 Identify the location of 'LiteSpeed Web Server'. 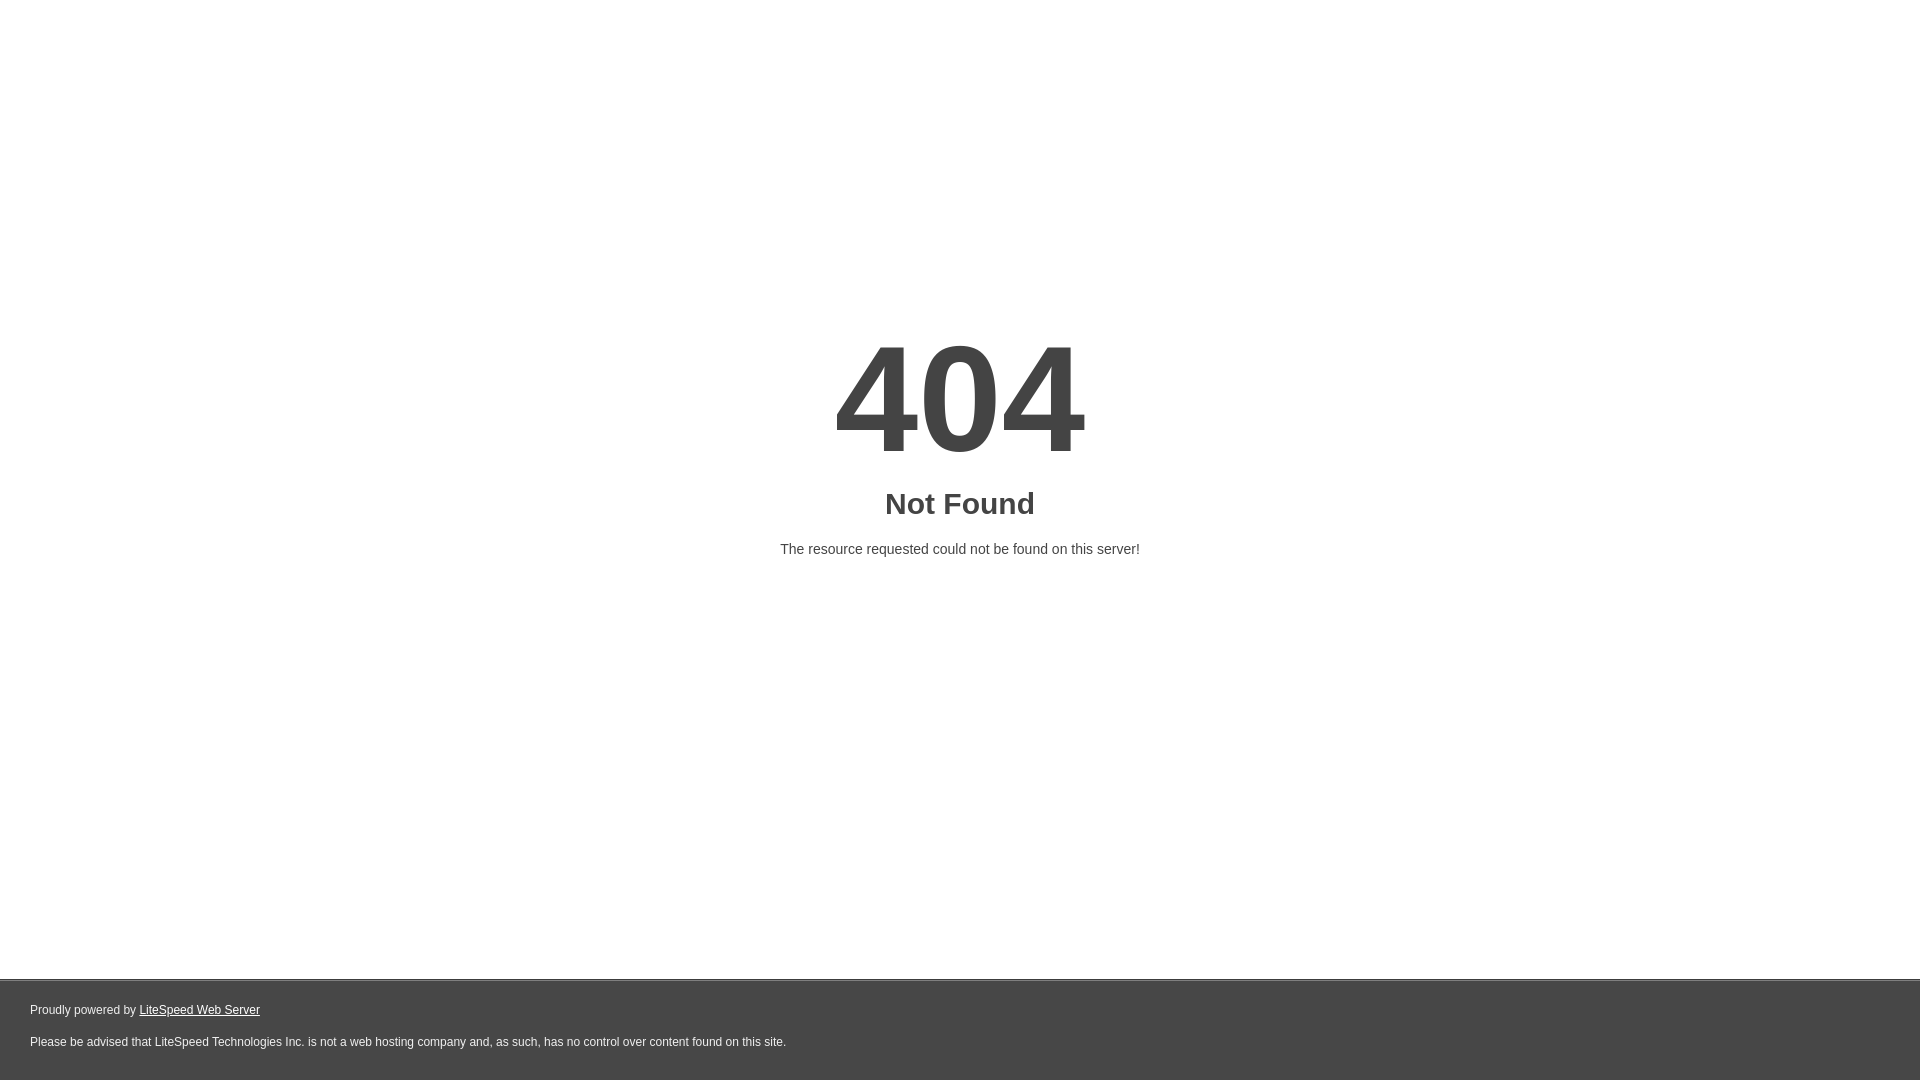
(199, 1010).